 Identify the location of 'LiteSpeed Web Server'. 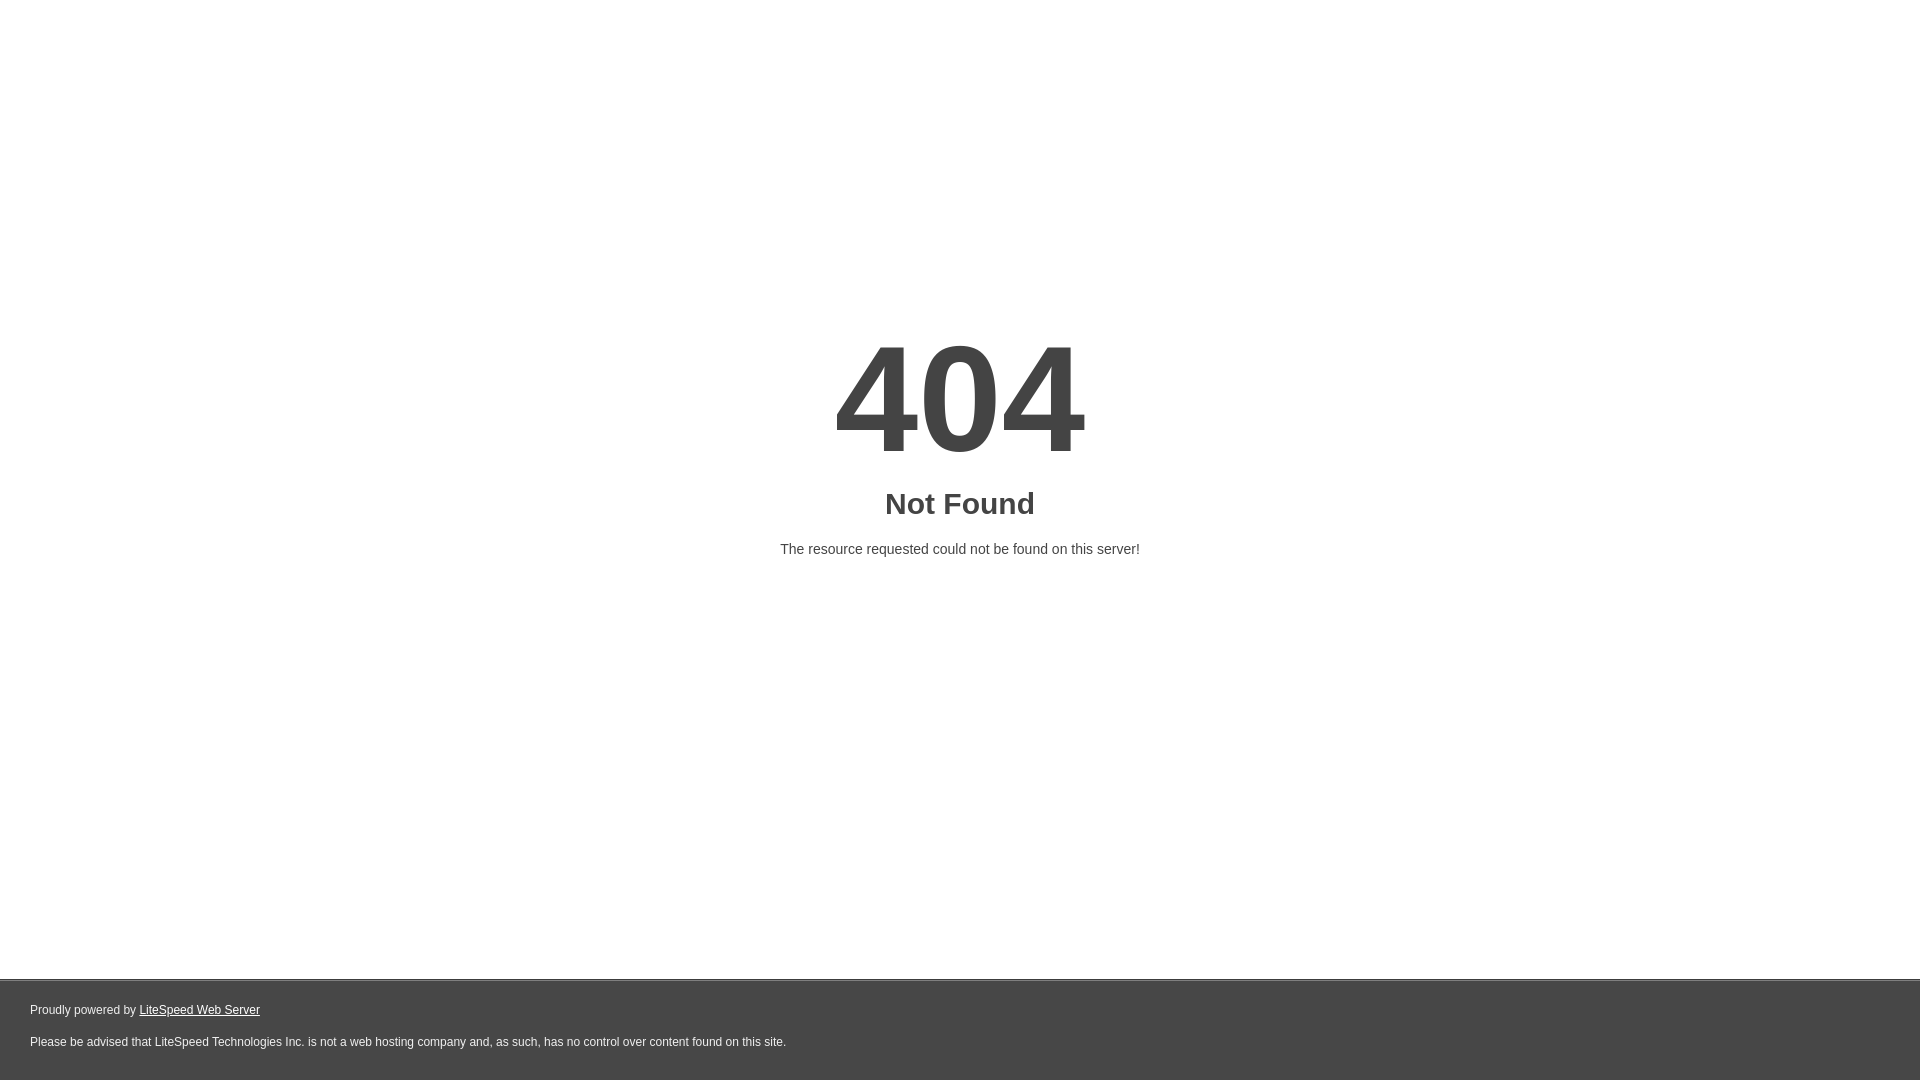
(199, 1010).